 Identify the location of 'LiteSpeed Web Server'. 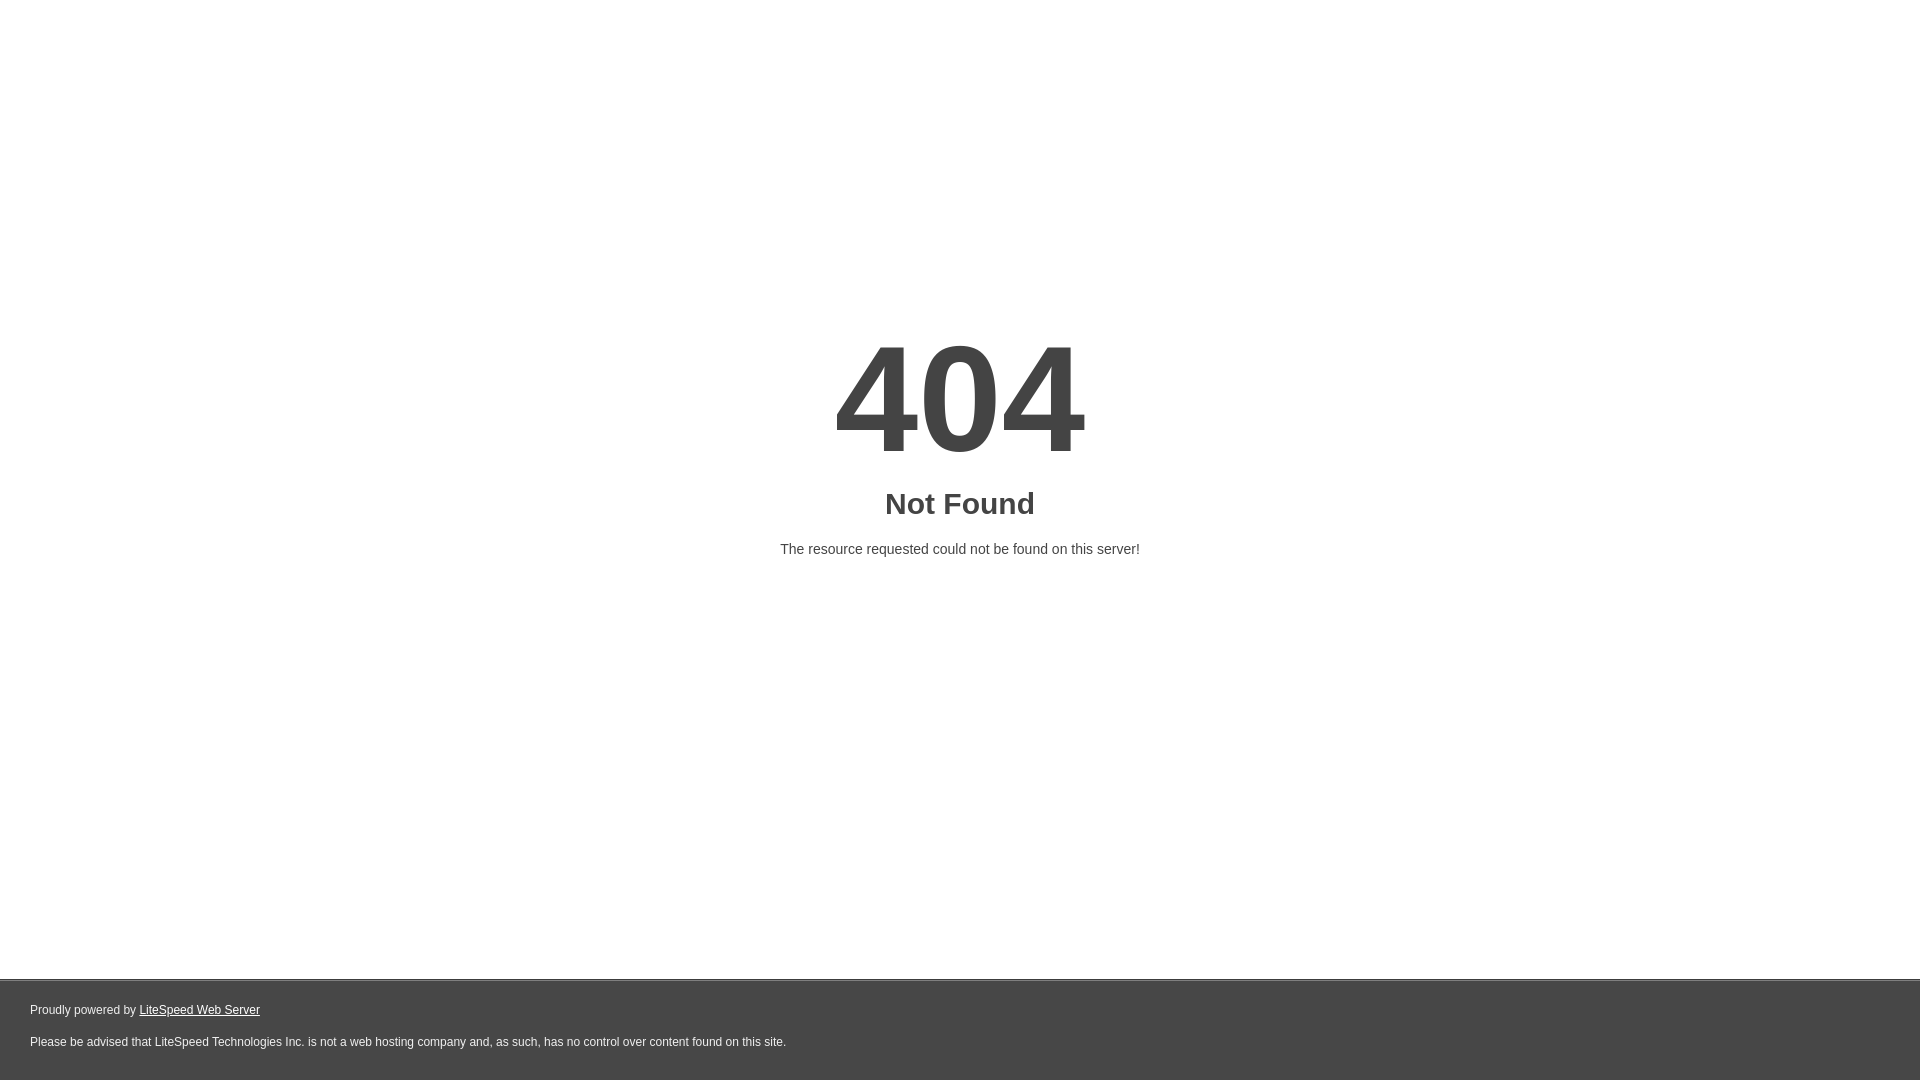
(199, 1010).